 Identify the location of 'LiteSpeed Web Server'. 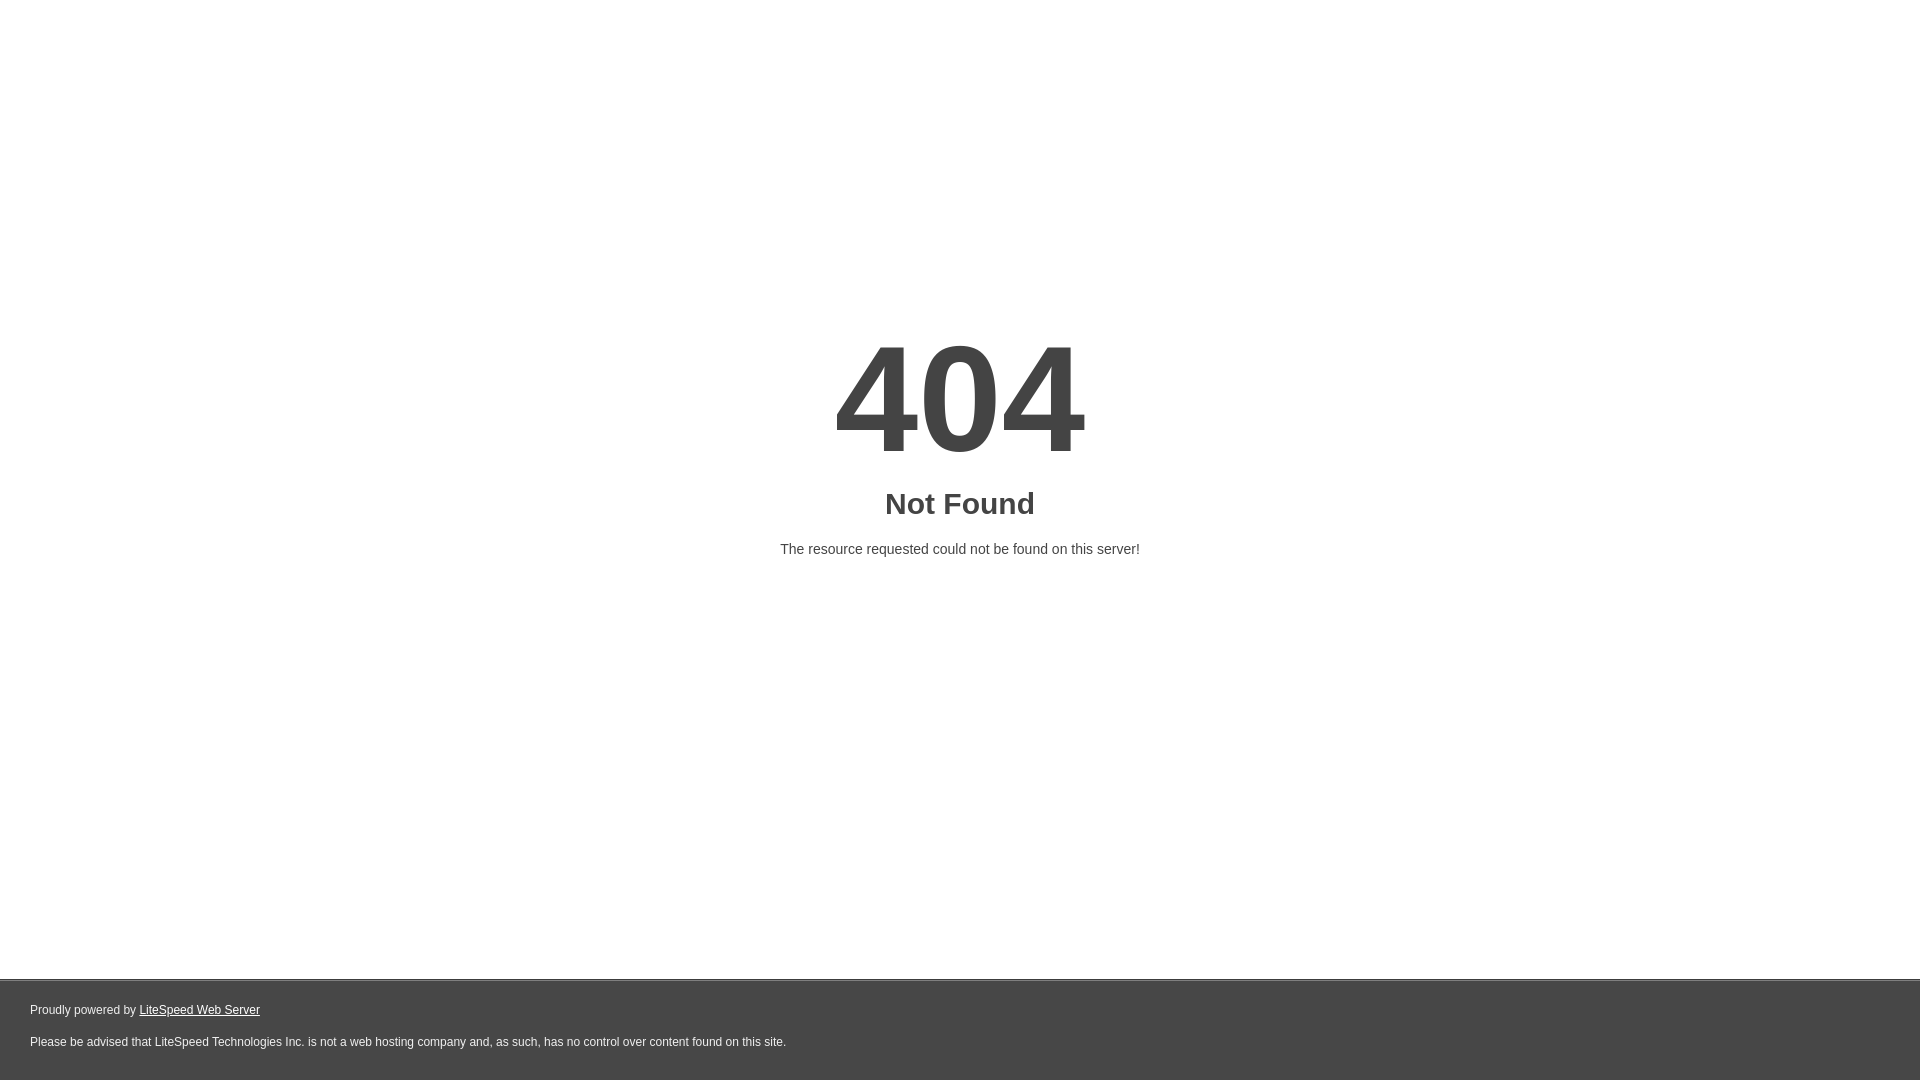
(199, 1010).